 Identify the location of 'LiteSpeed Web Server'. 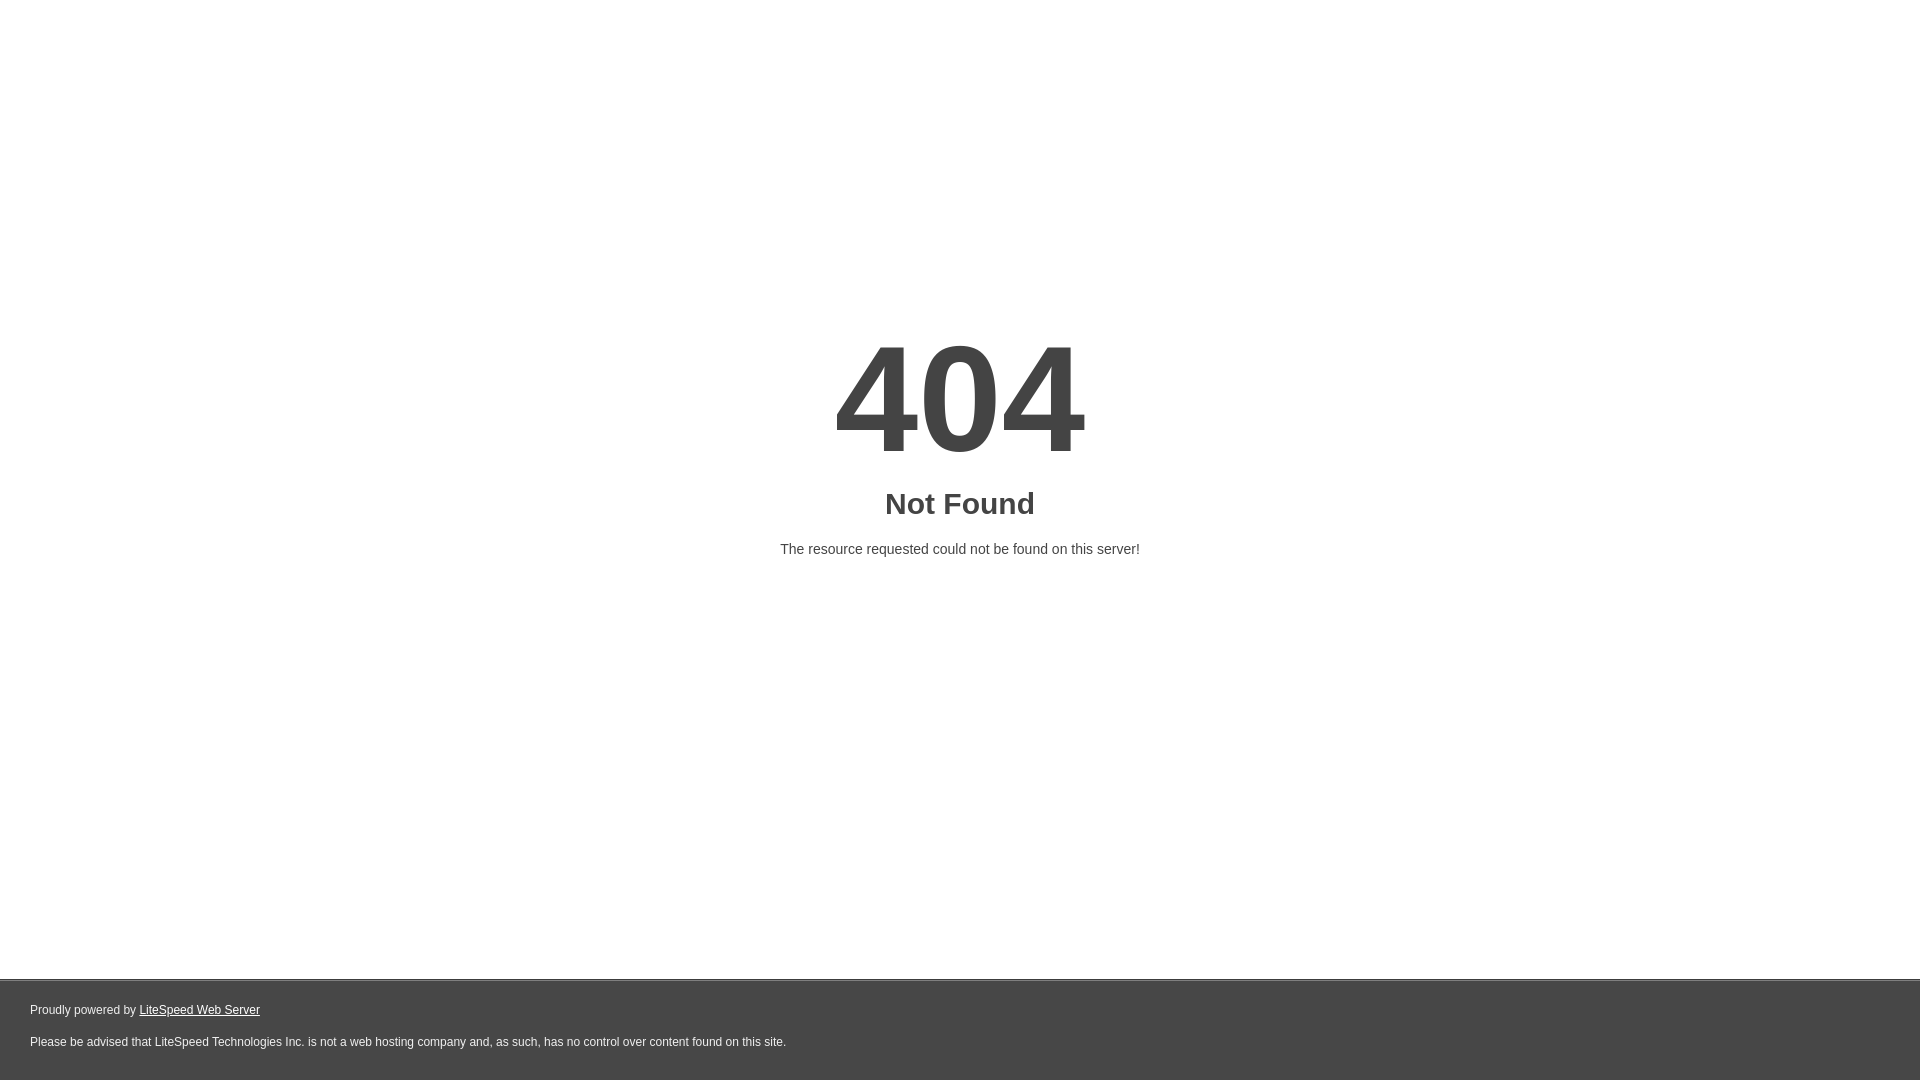
(199, 1010).